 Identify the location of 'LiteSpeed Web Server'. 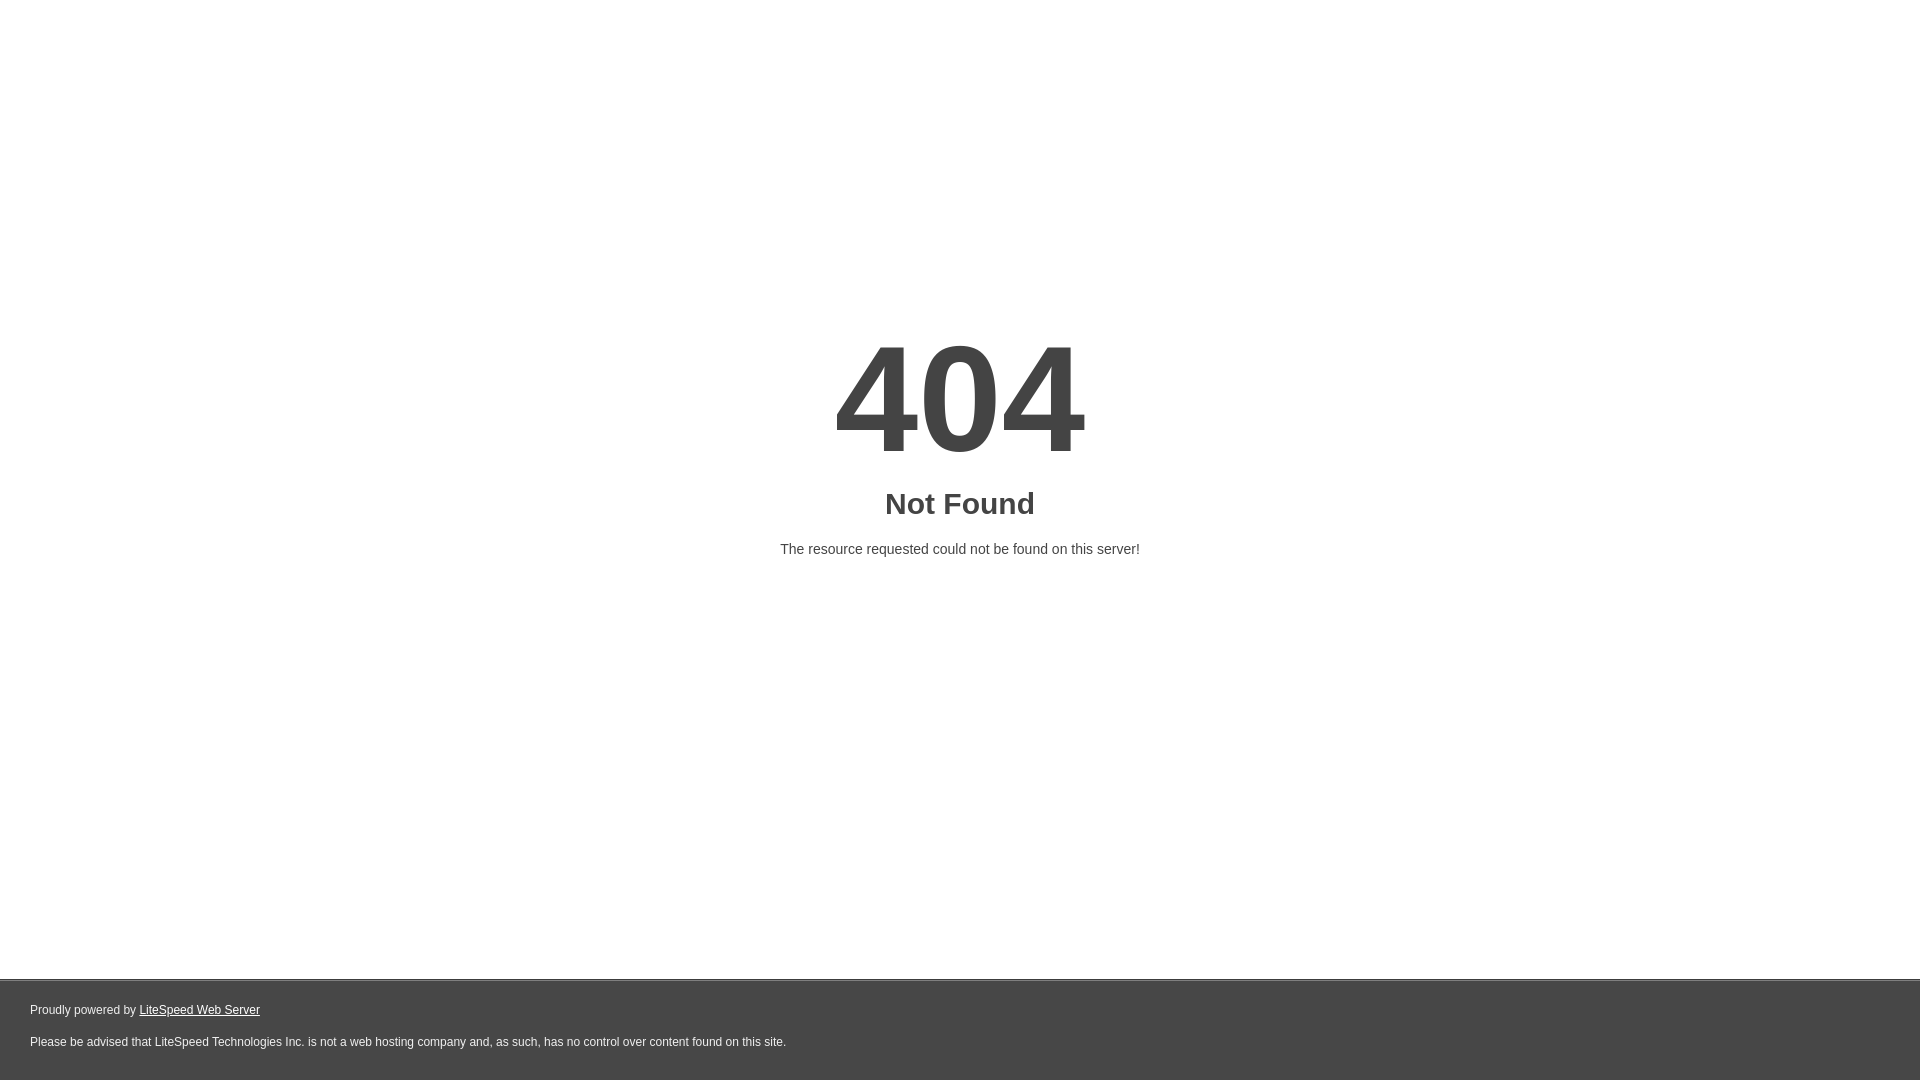
(199, 1010).